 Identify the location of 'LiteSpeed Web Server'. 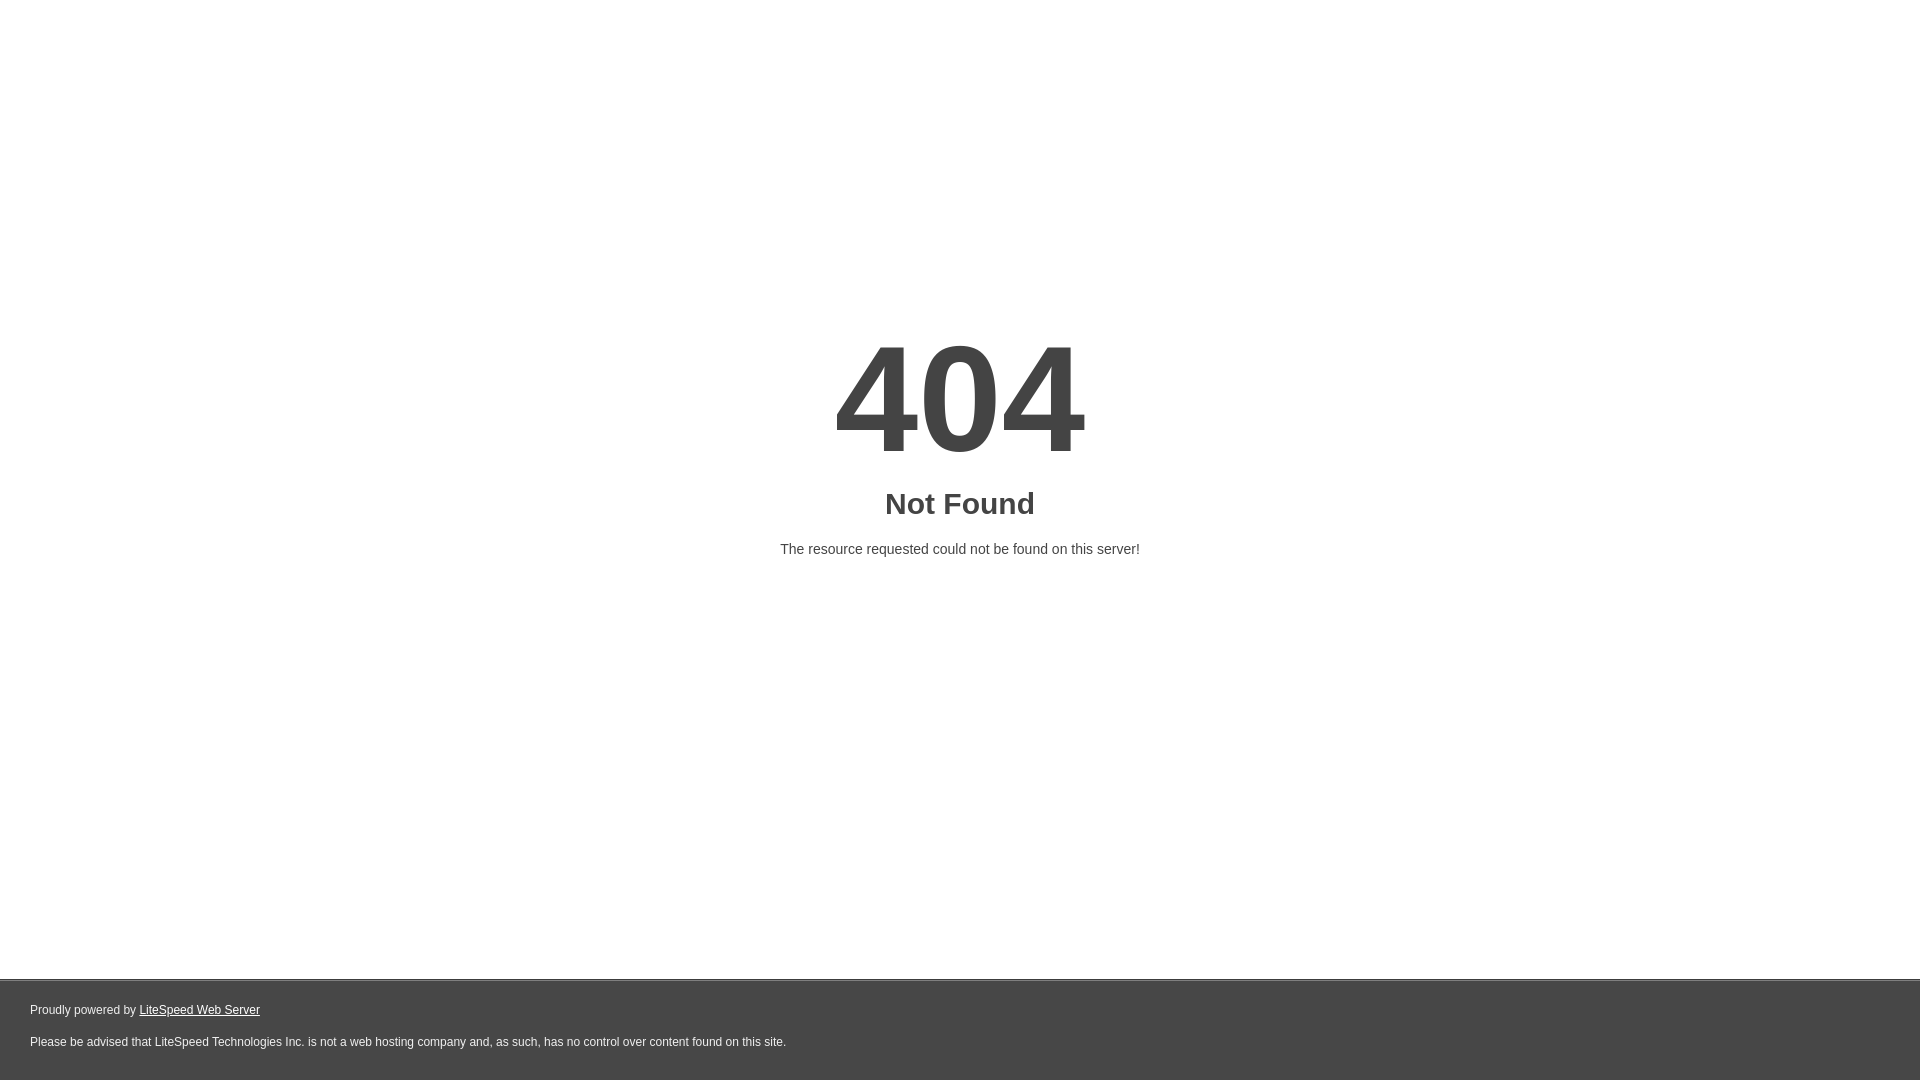
(199, 1010).